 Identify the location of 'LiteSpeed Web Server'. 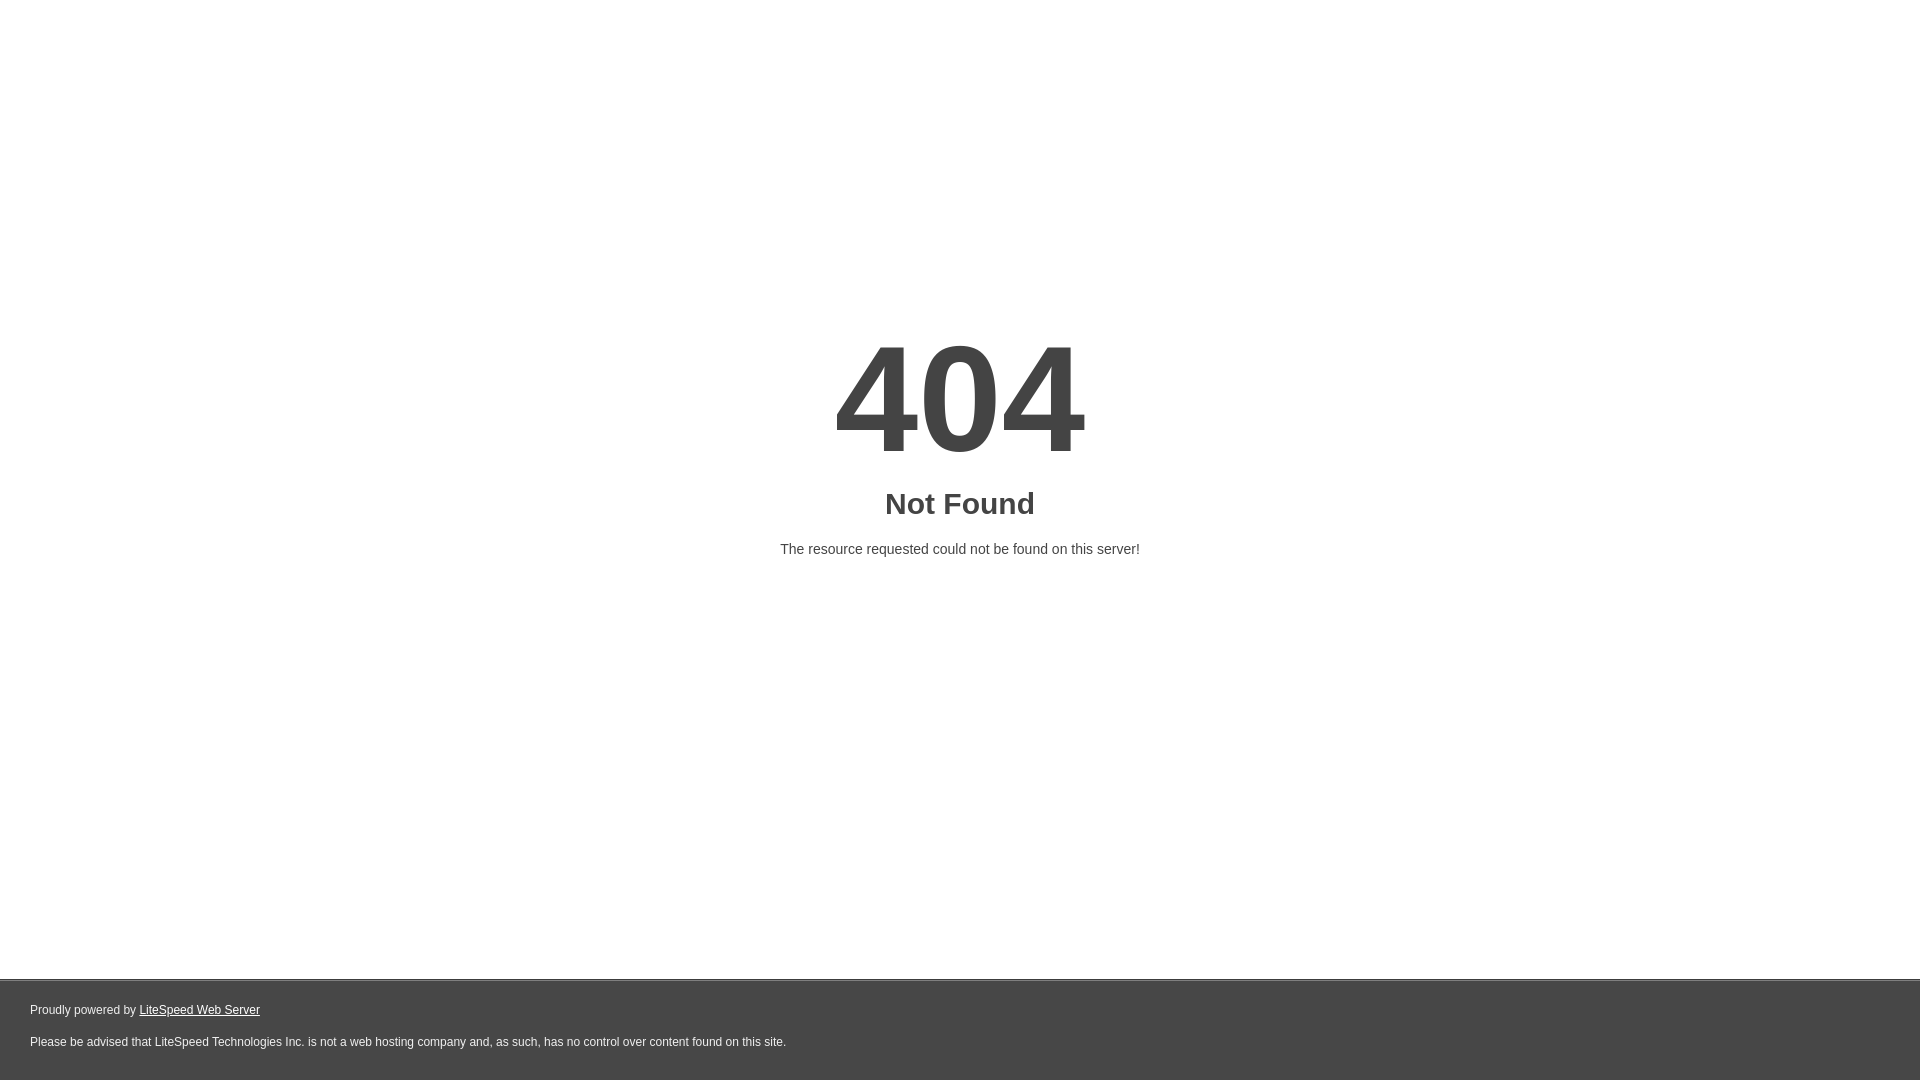
(199, 1010).